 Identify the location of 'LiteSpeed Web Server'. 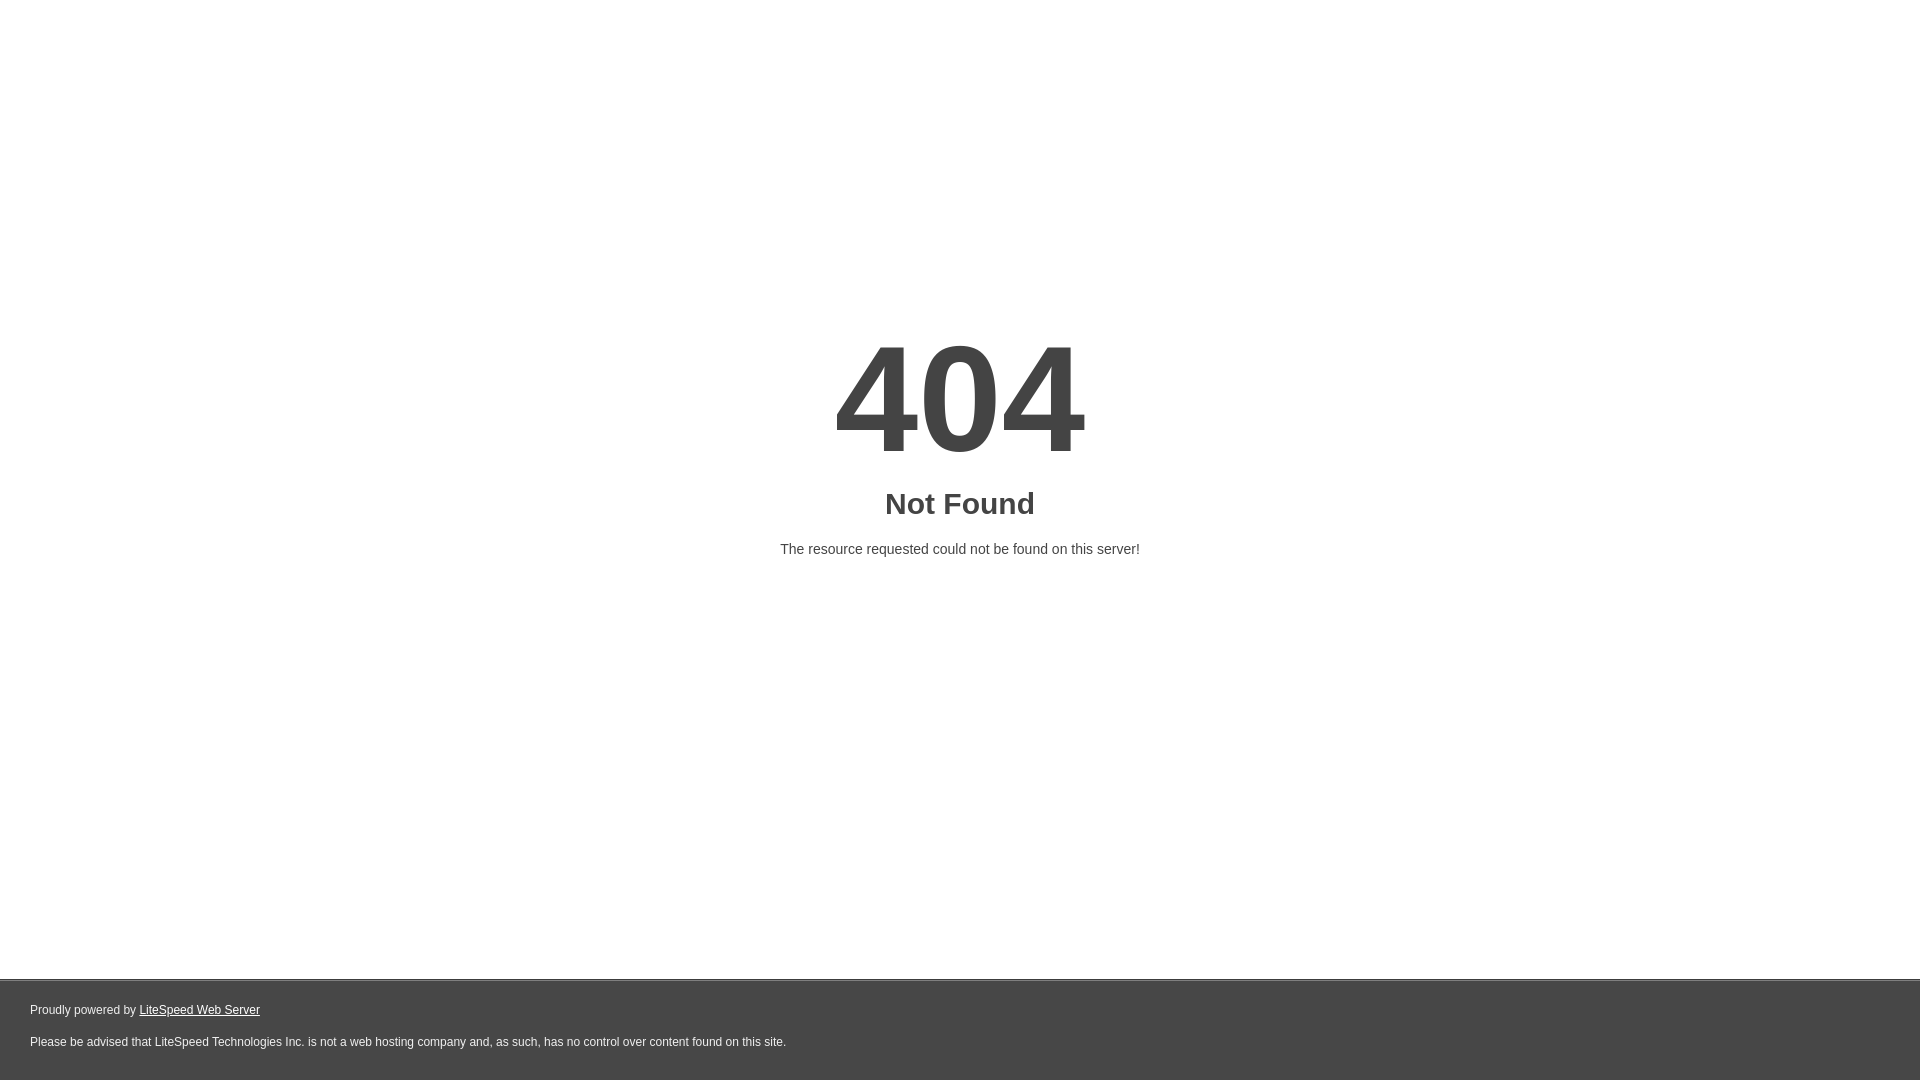
(199, 1010).